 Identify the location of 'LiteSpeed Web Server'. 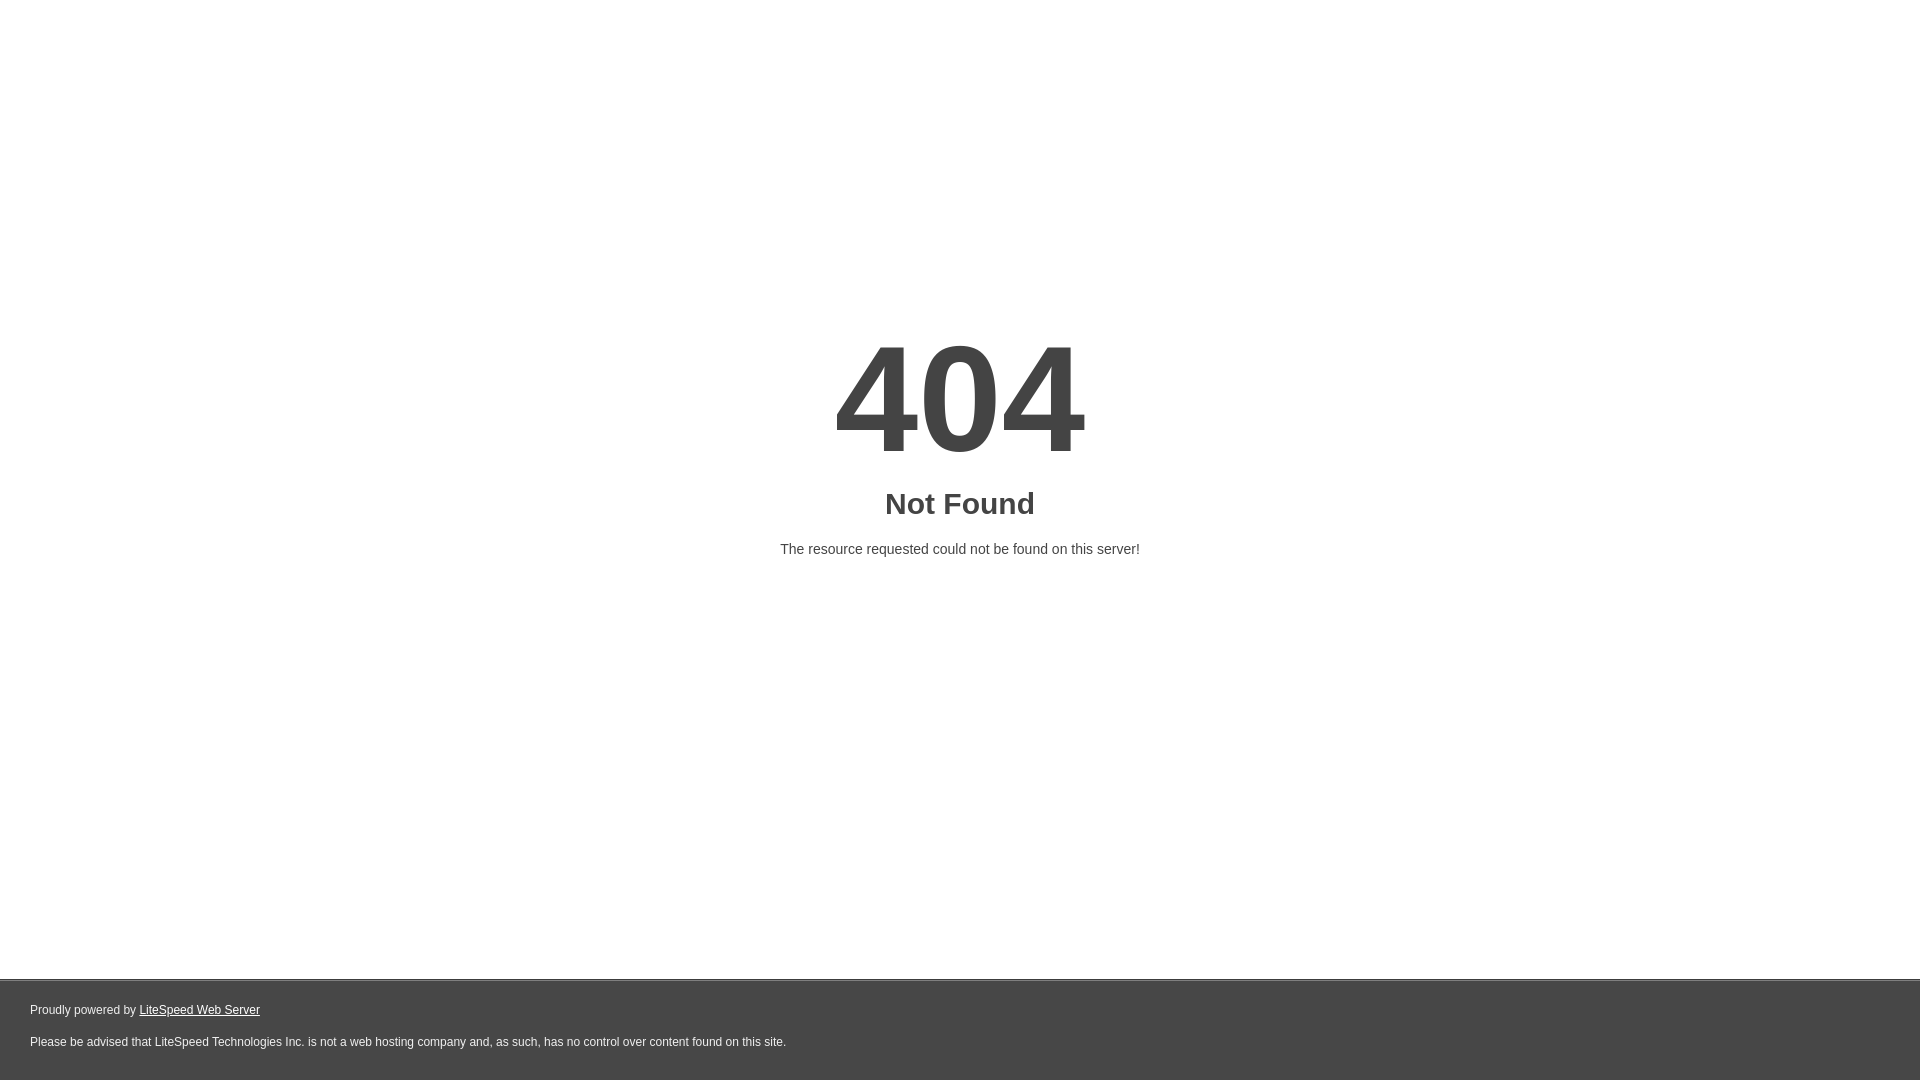
(199, 1010).